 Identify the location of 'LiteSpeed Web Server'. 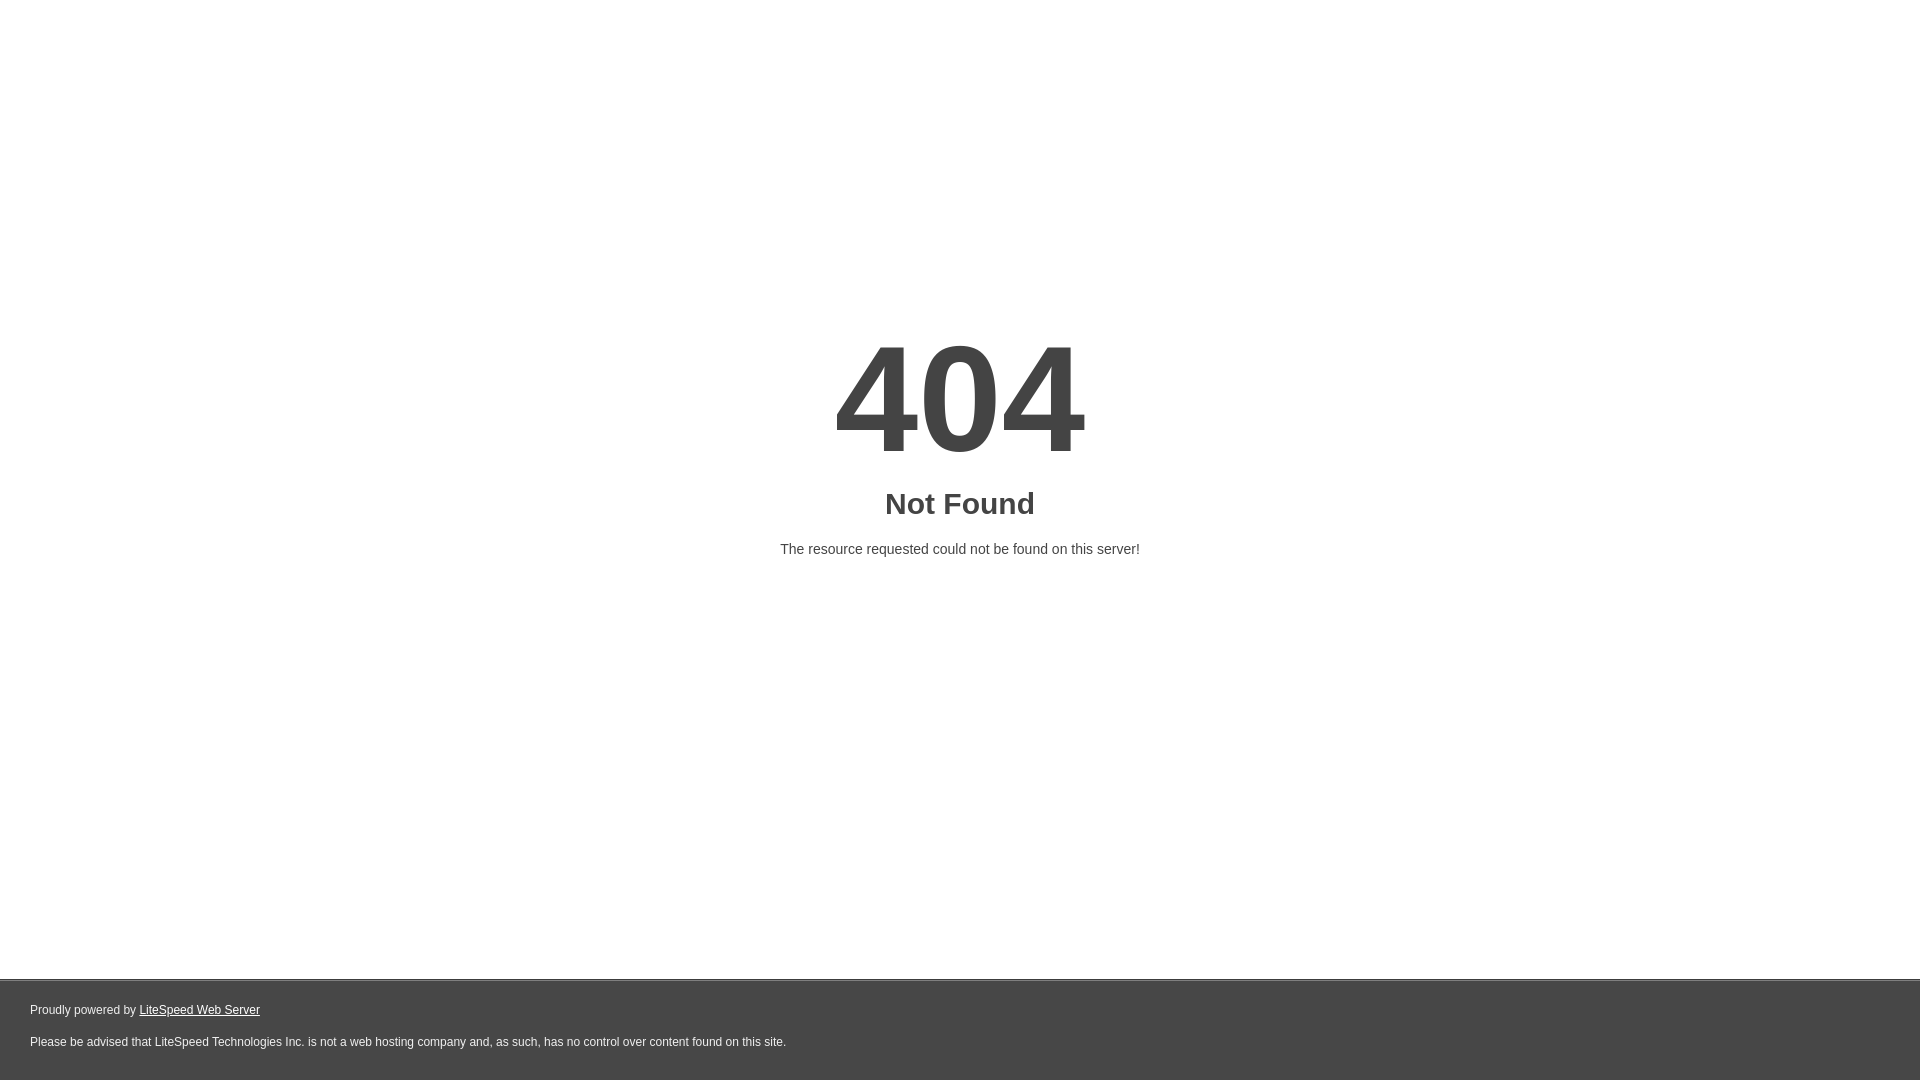
(199, 1010).